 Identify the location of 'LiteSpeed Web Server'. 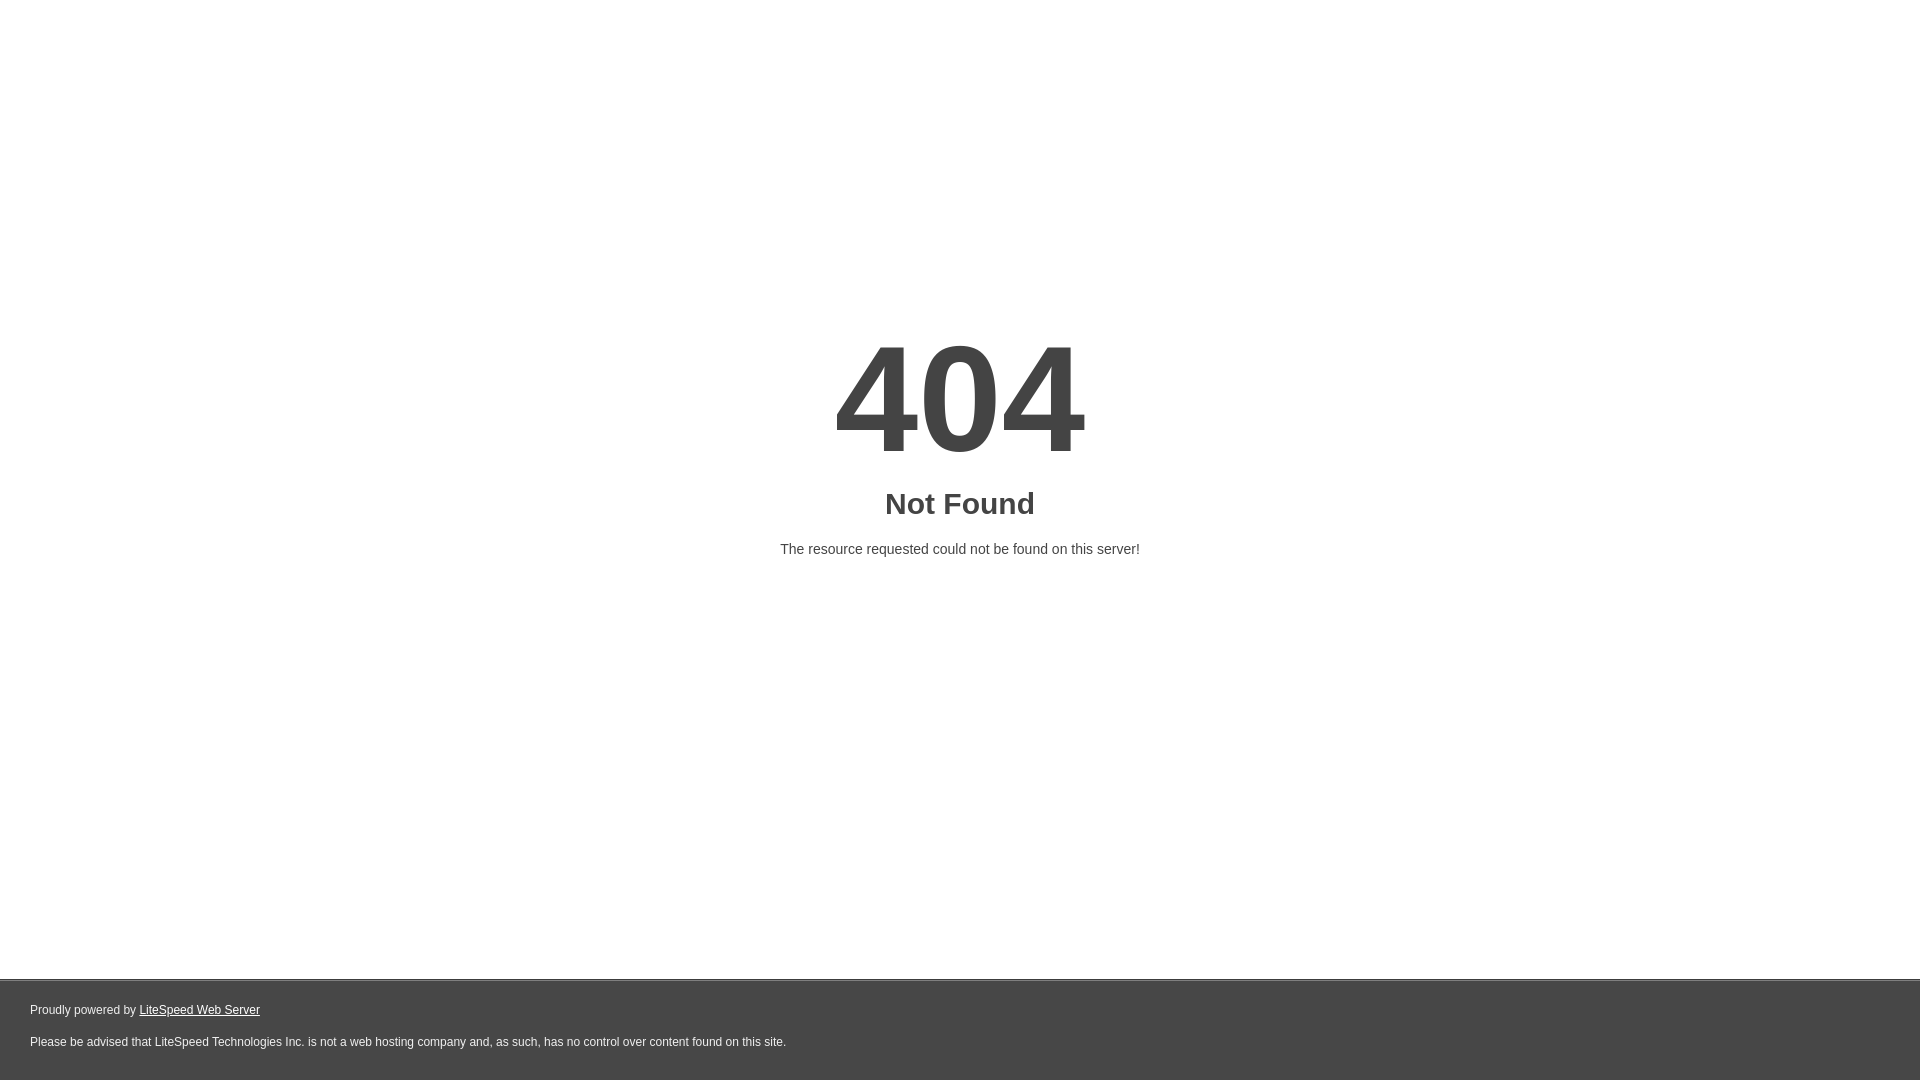
(199, 1010).